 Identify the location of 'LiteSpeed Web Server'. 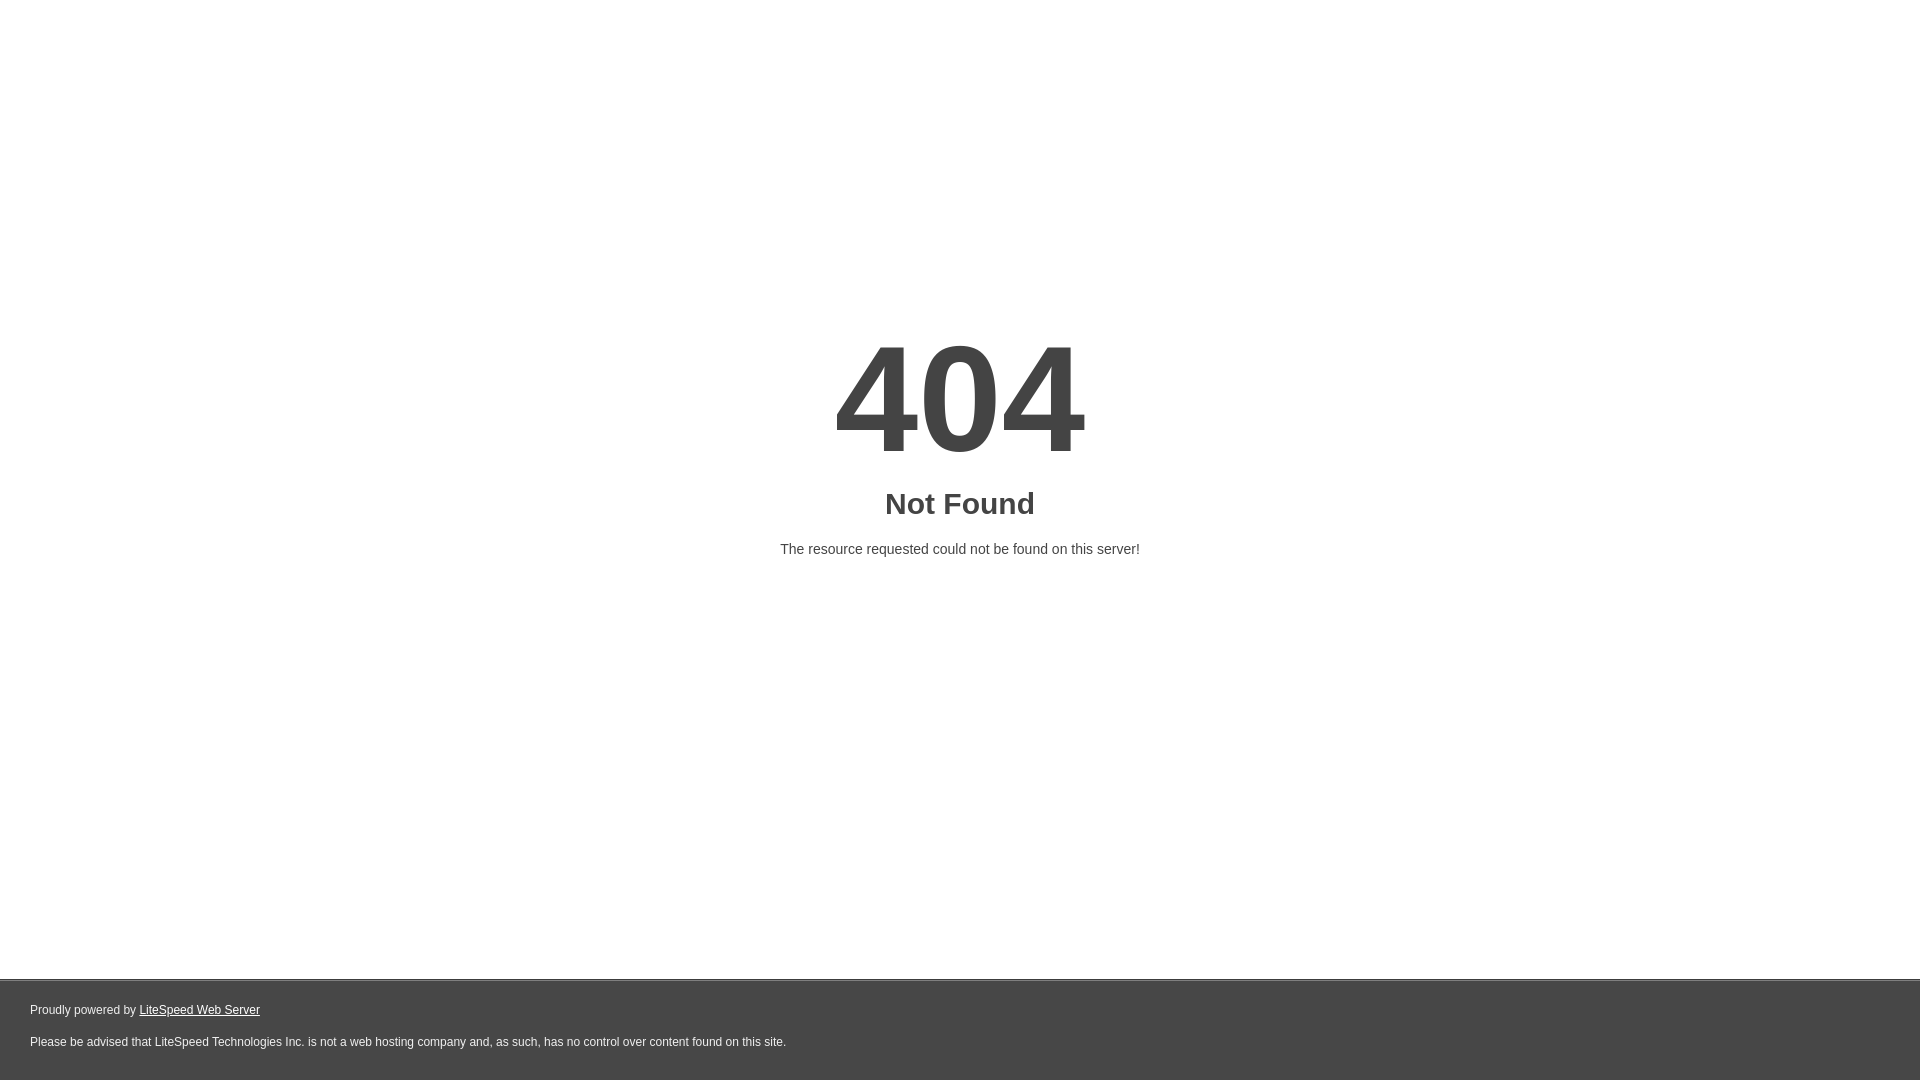
(199, 1010).